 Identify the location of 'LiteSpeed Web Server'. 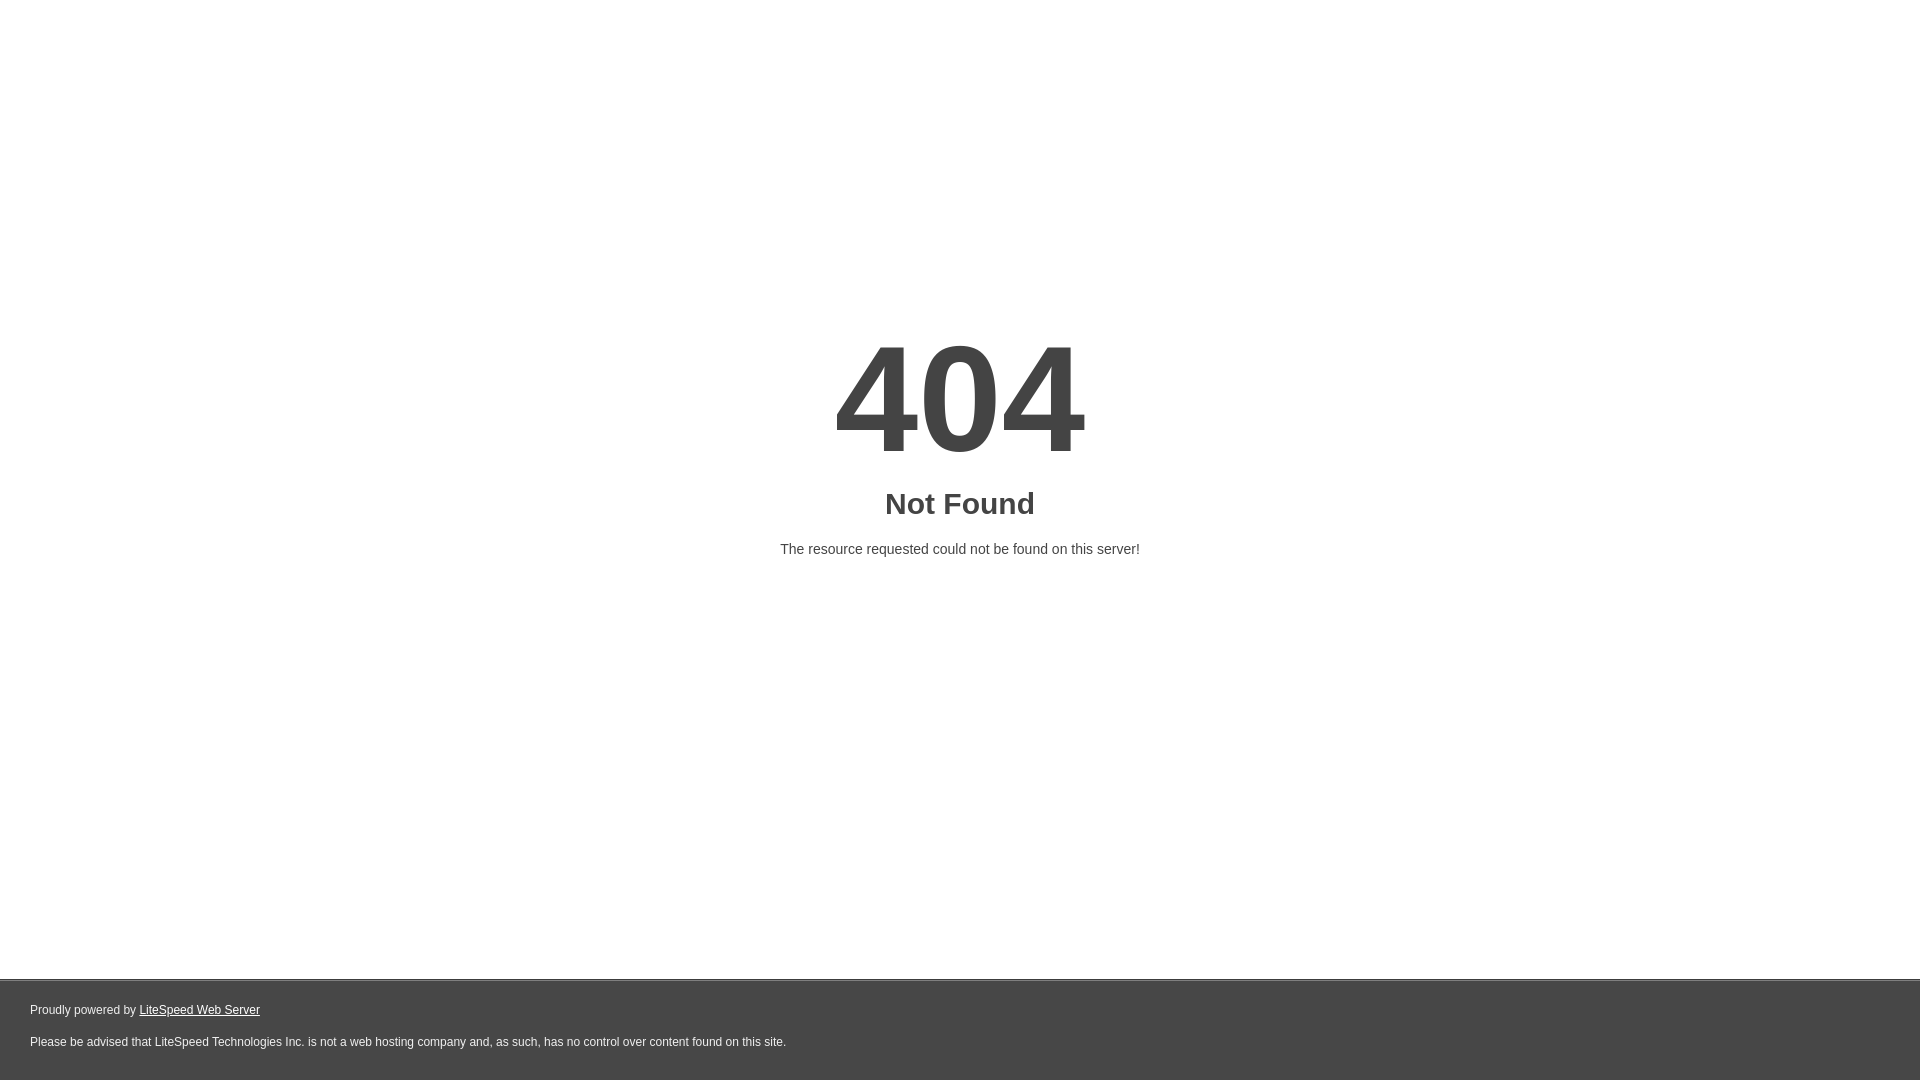
(199, 1010).